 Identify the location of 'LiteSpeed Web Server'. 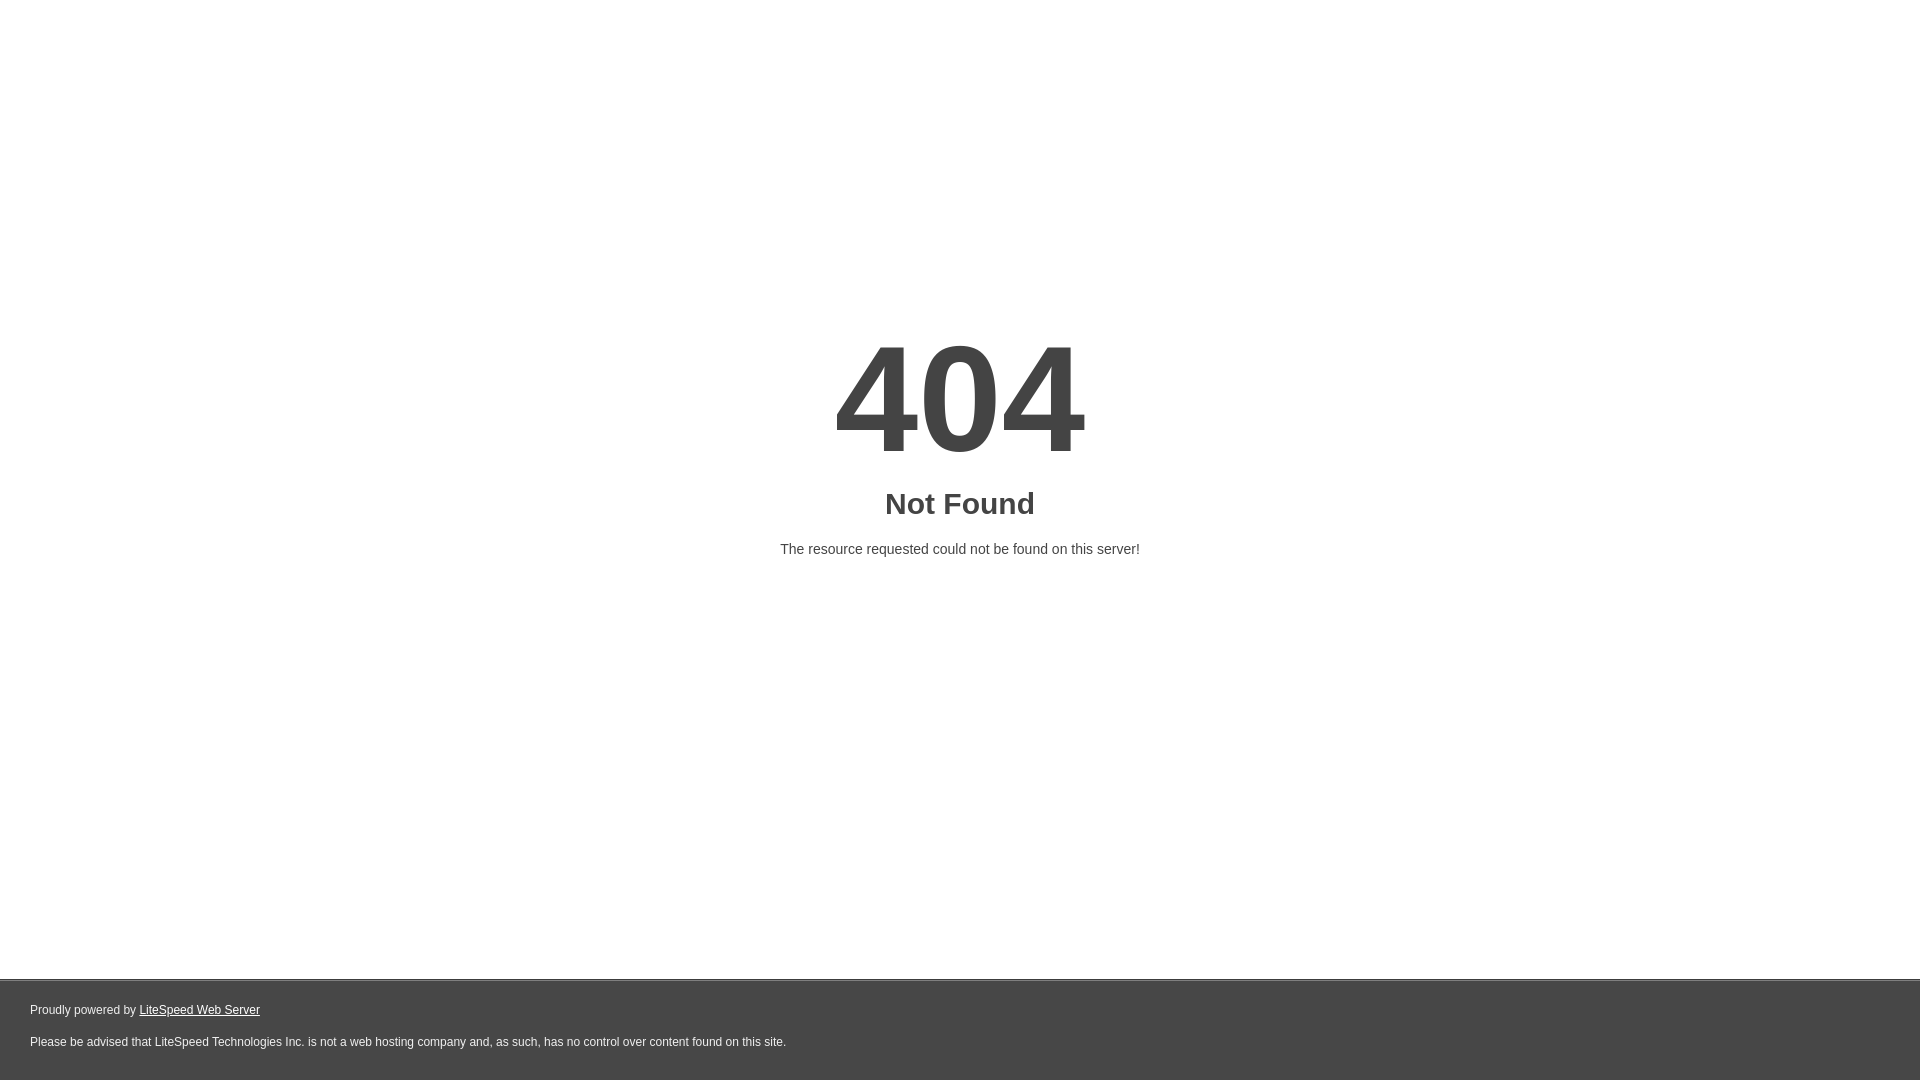
(199, 1010).